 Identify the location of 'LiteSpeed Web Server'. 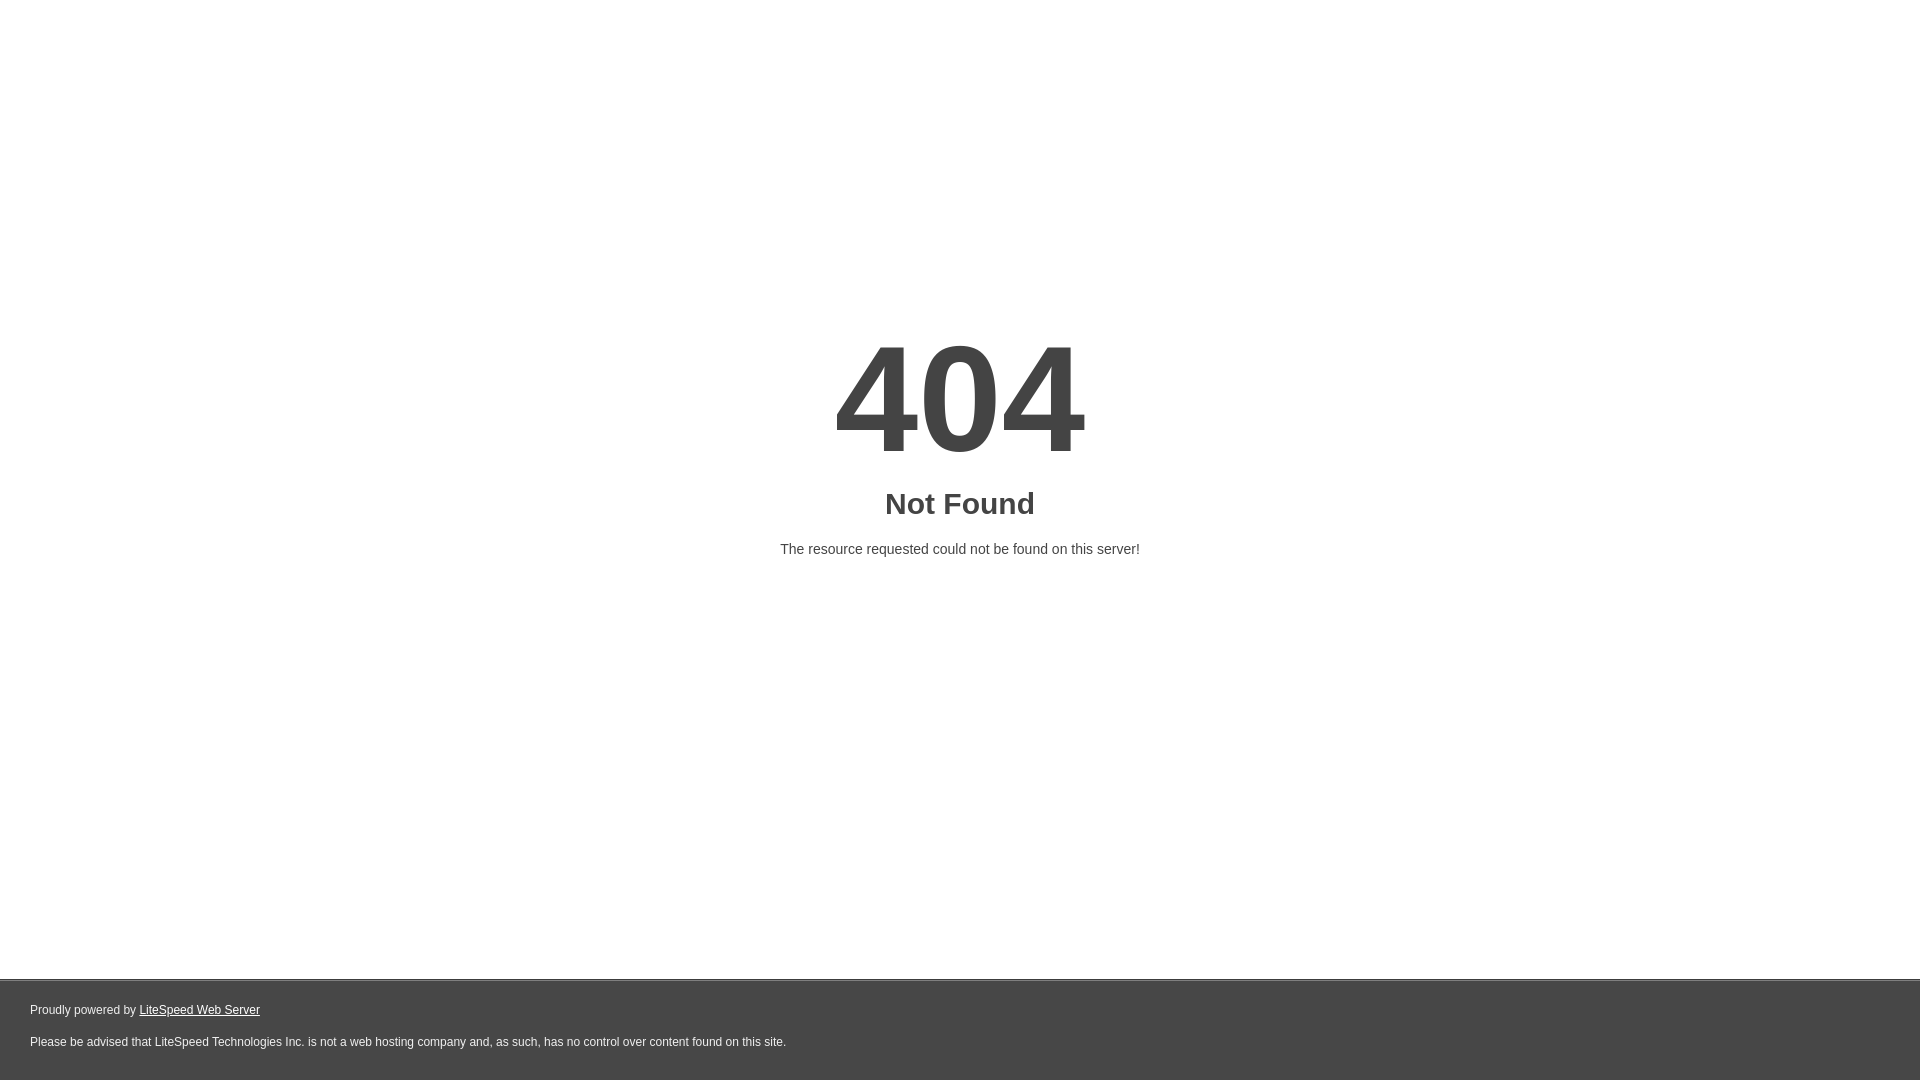
(199, 1010).